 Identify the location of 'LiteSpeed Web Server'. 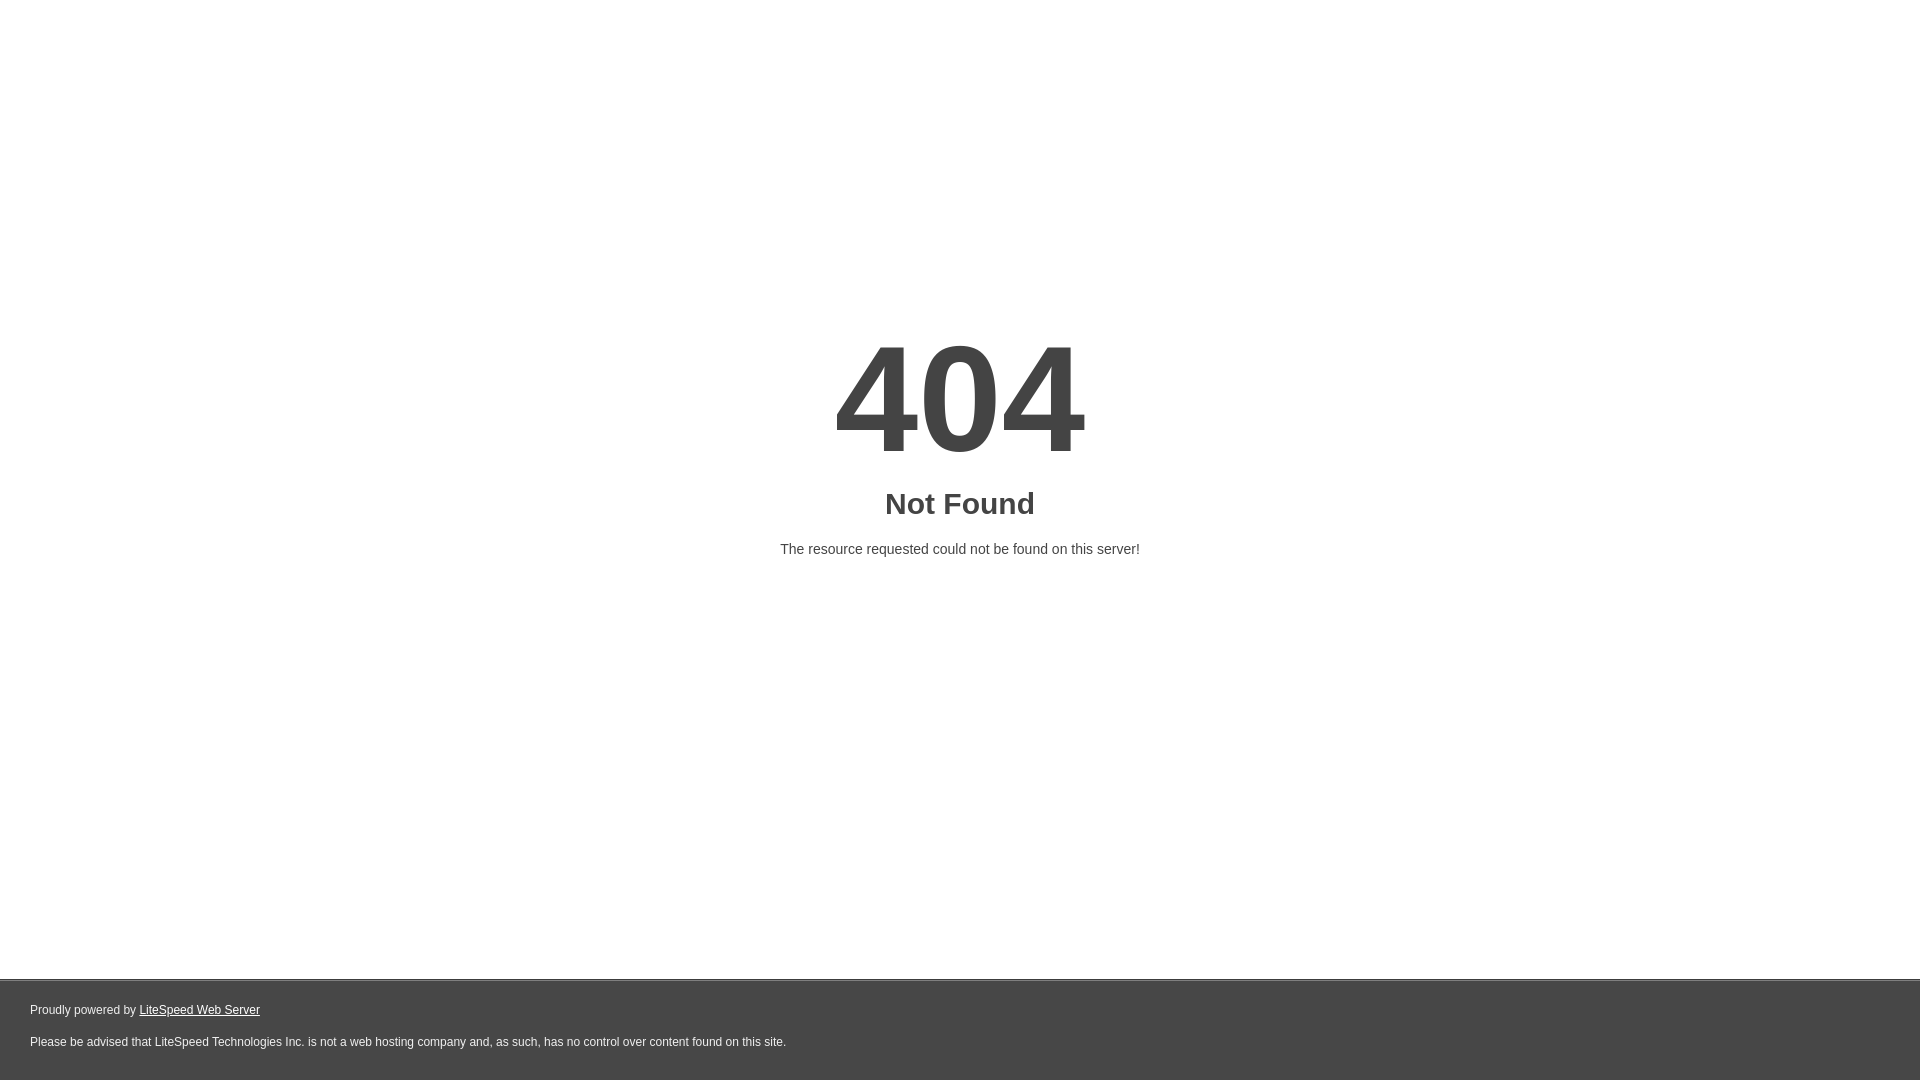
(199, 1010).